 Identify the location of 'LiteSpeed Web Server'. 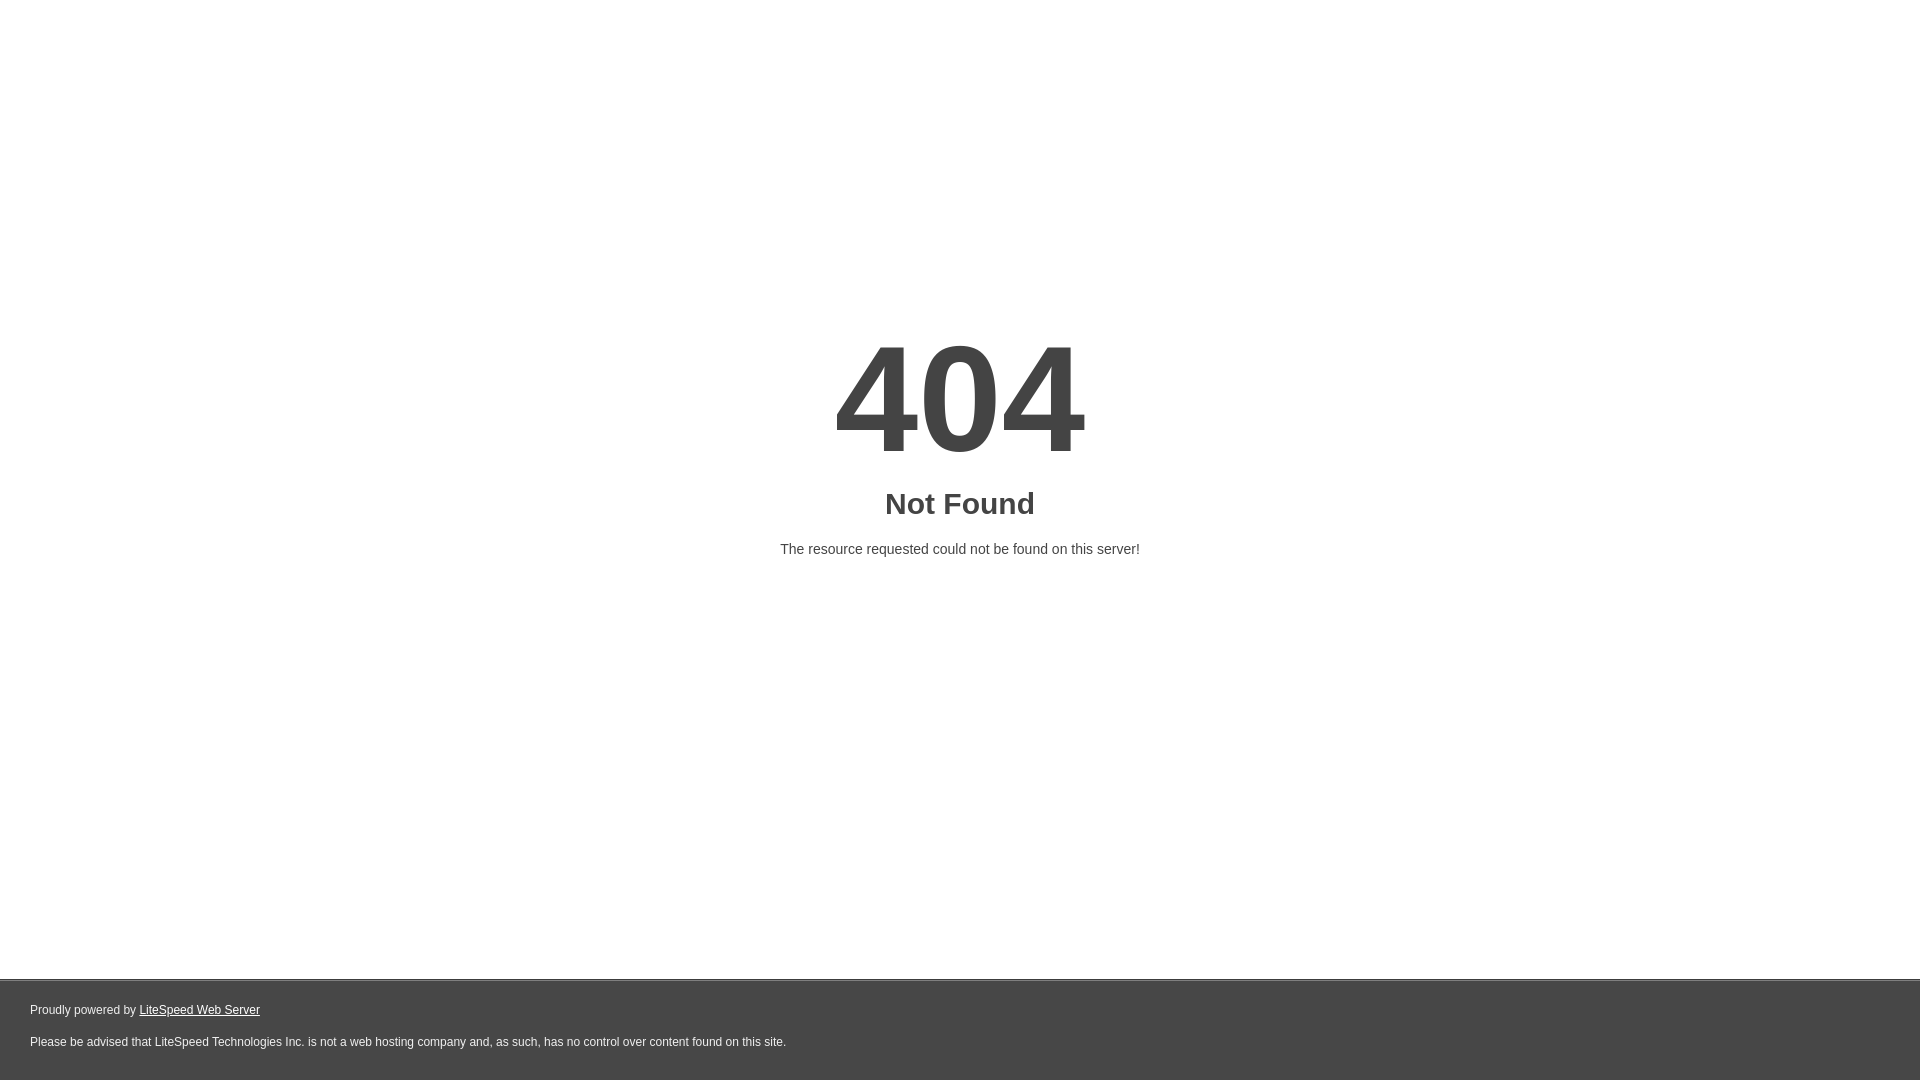
(199, 1010).